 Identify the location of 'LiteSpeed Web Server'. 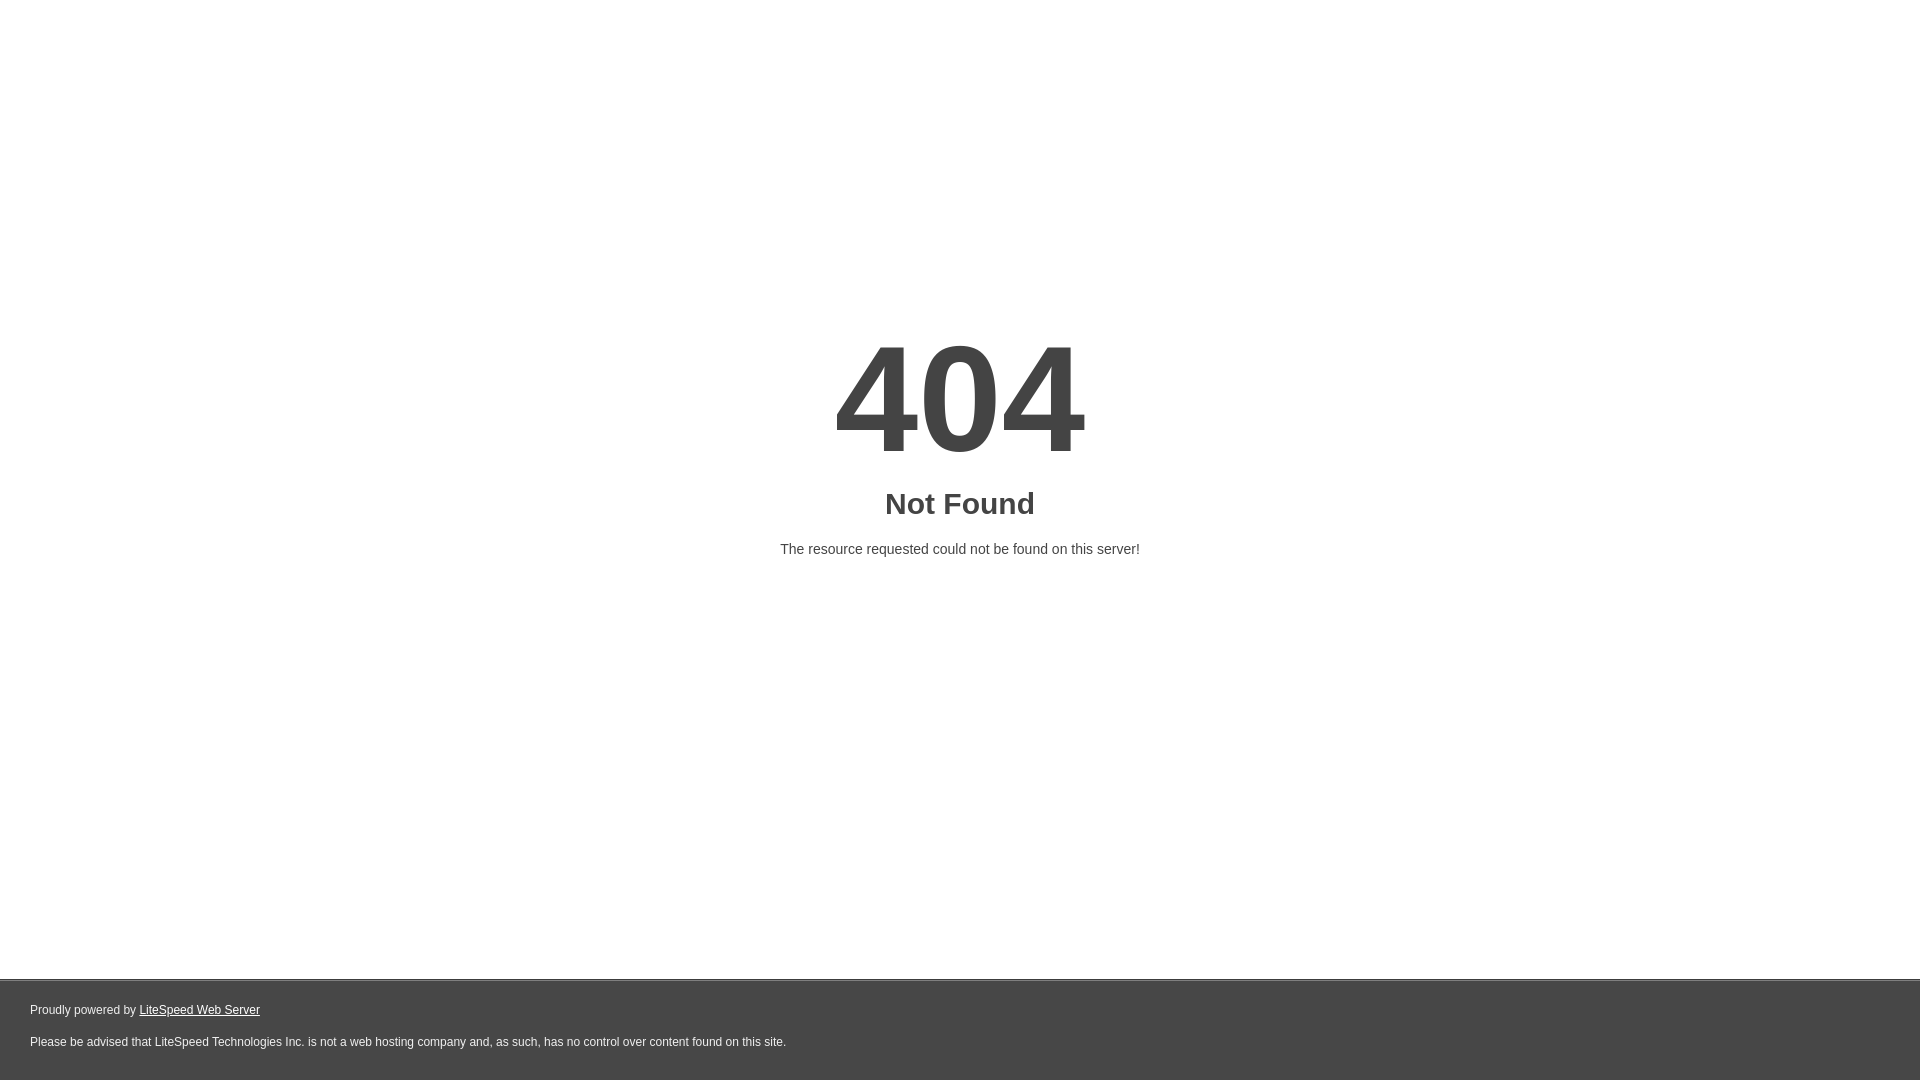
(199, 1010).